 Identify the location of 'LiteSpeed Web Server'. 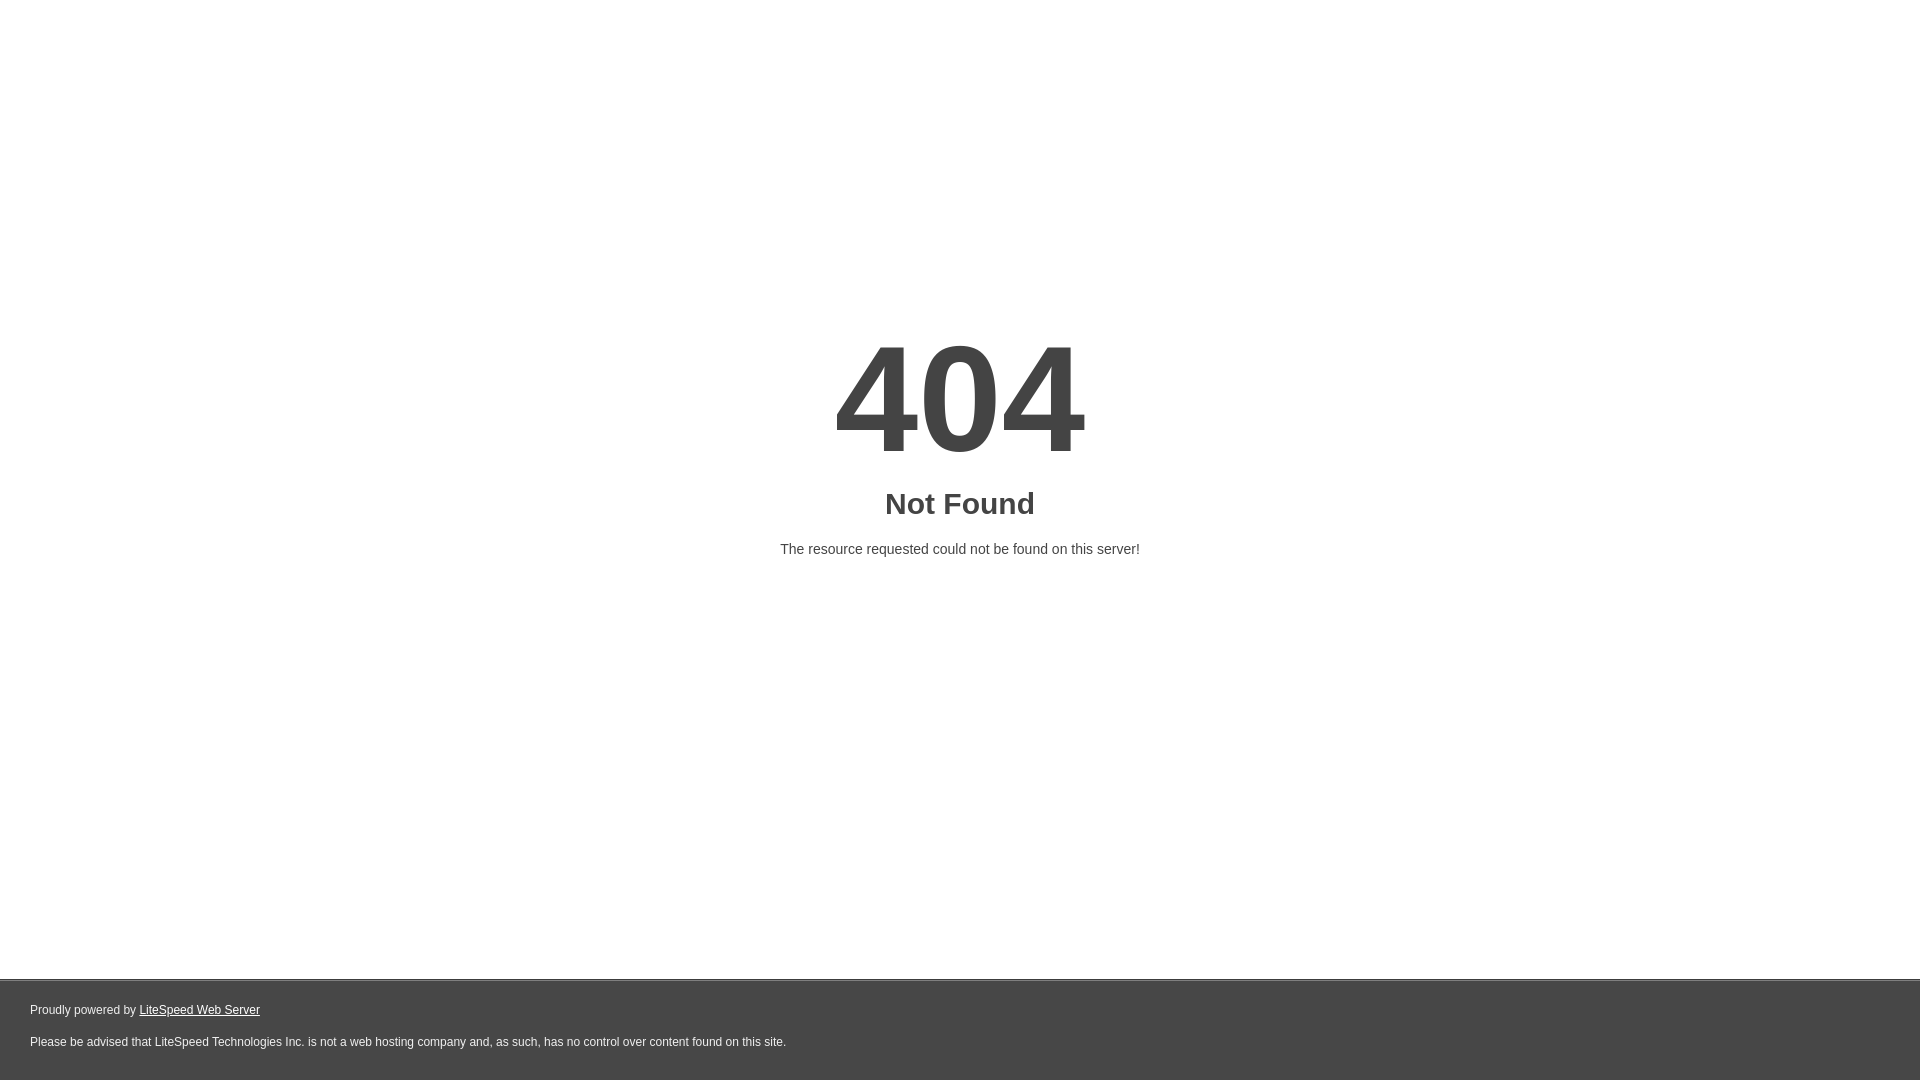
(199, 1010).